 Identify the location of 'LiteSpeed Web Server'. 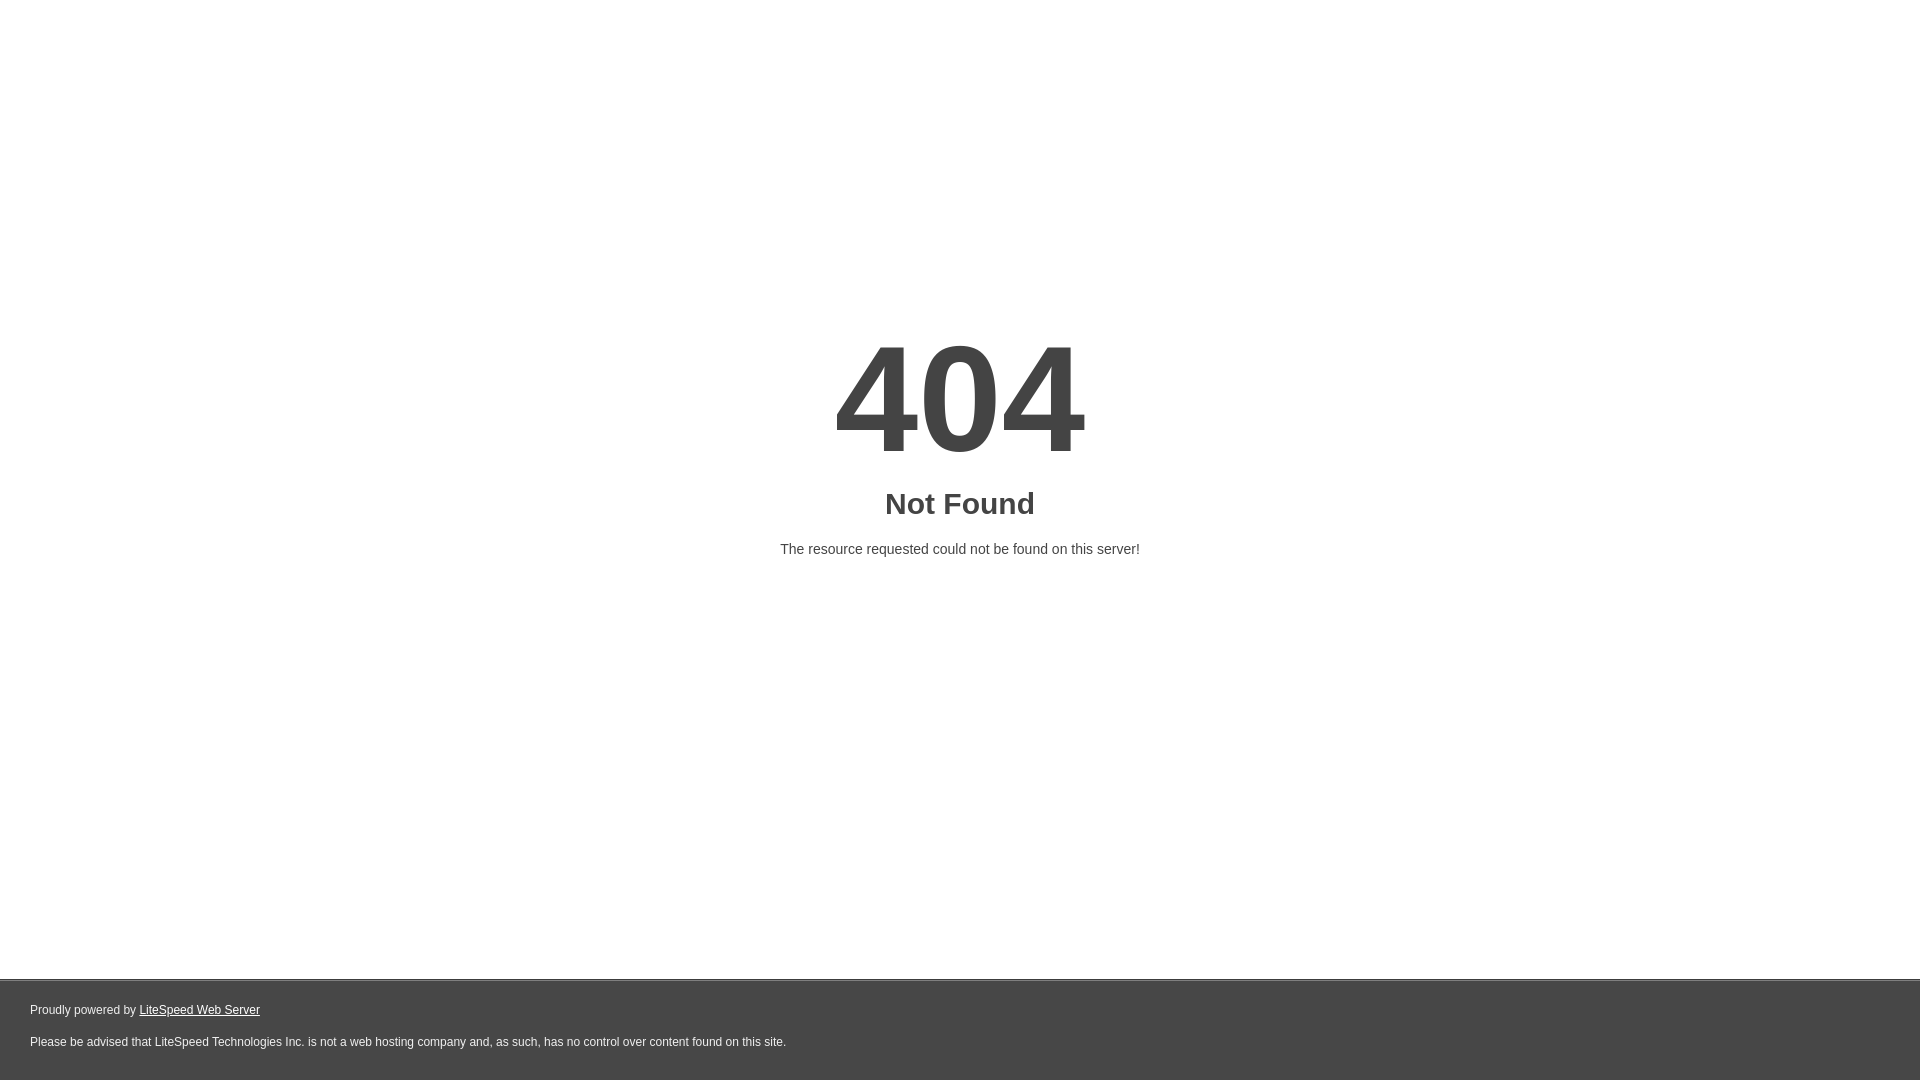
(199, 1010).